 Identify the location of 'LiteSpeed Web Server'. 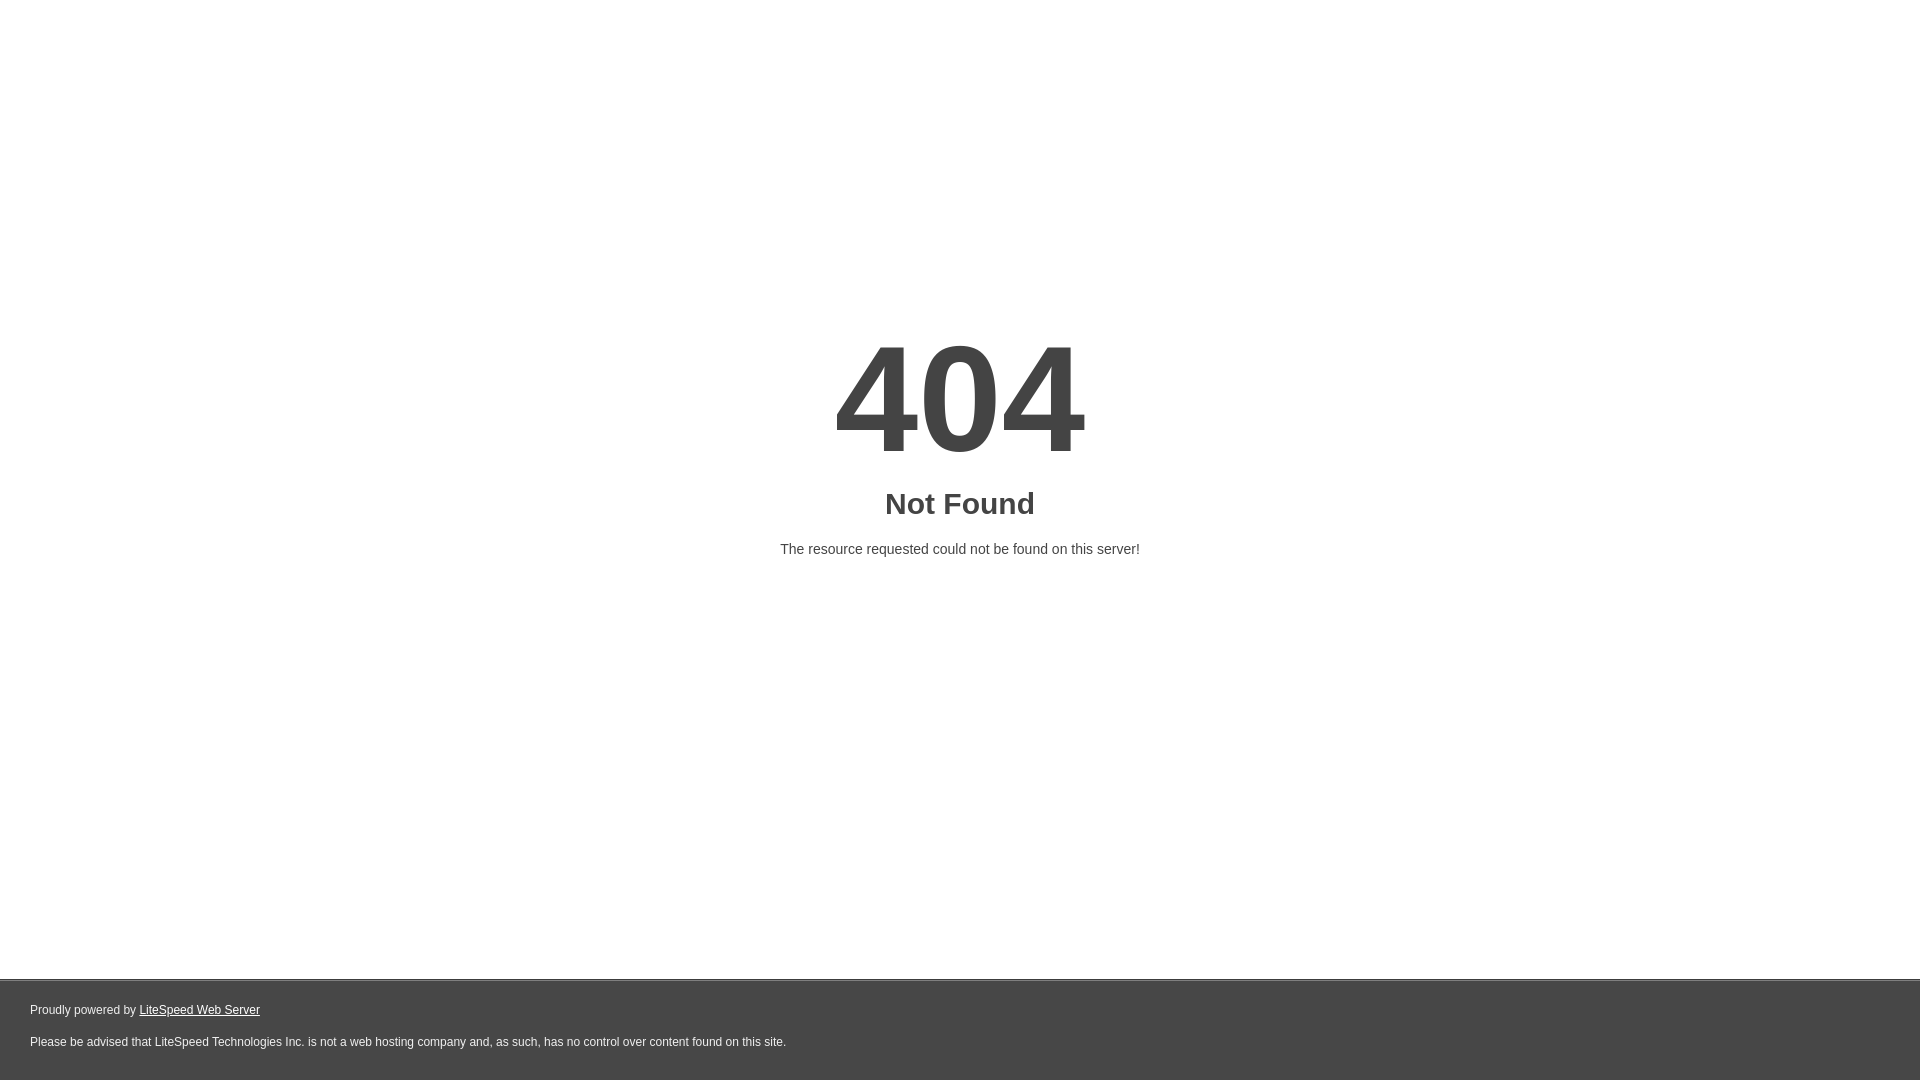
(199, 1010).